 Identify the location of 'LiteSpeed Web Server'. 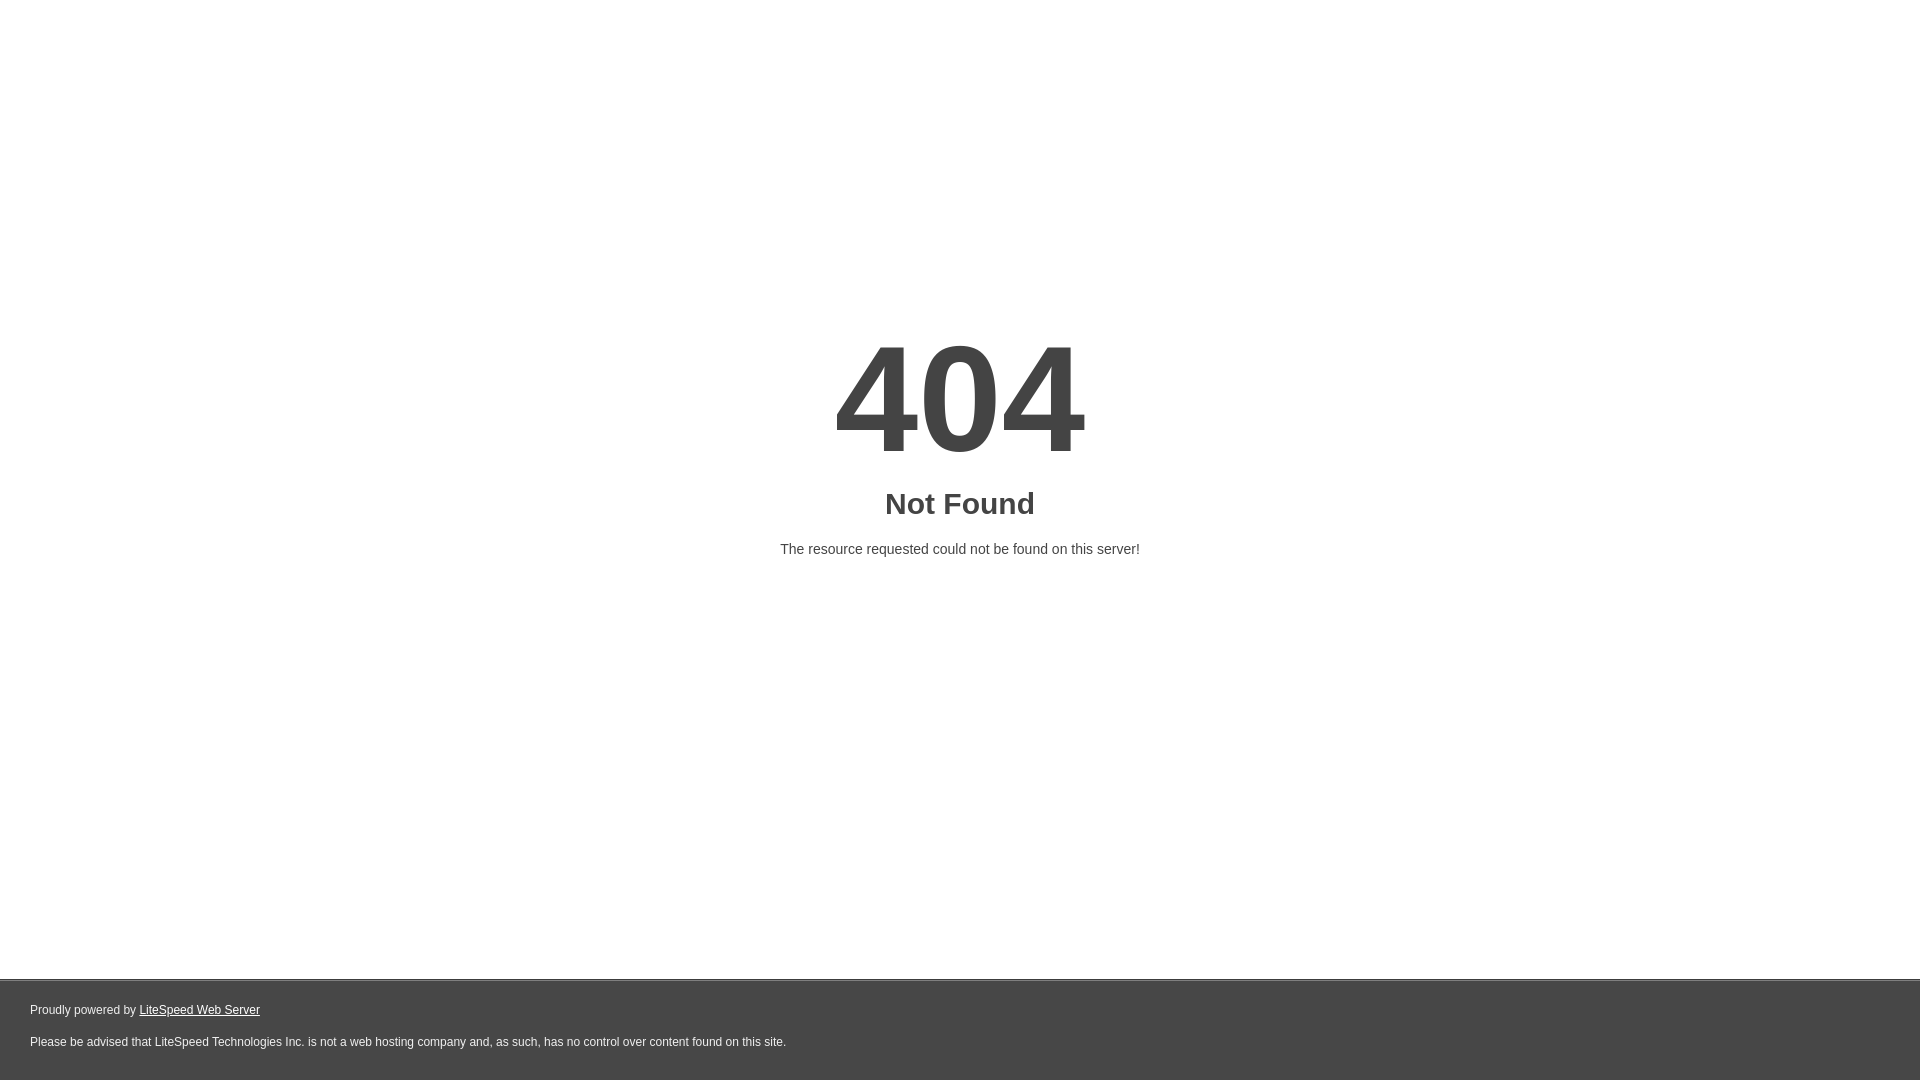
(199, 1010).